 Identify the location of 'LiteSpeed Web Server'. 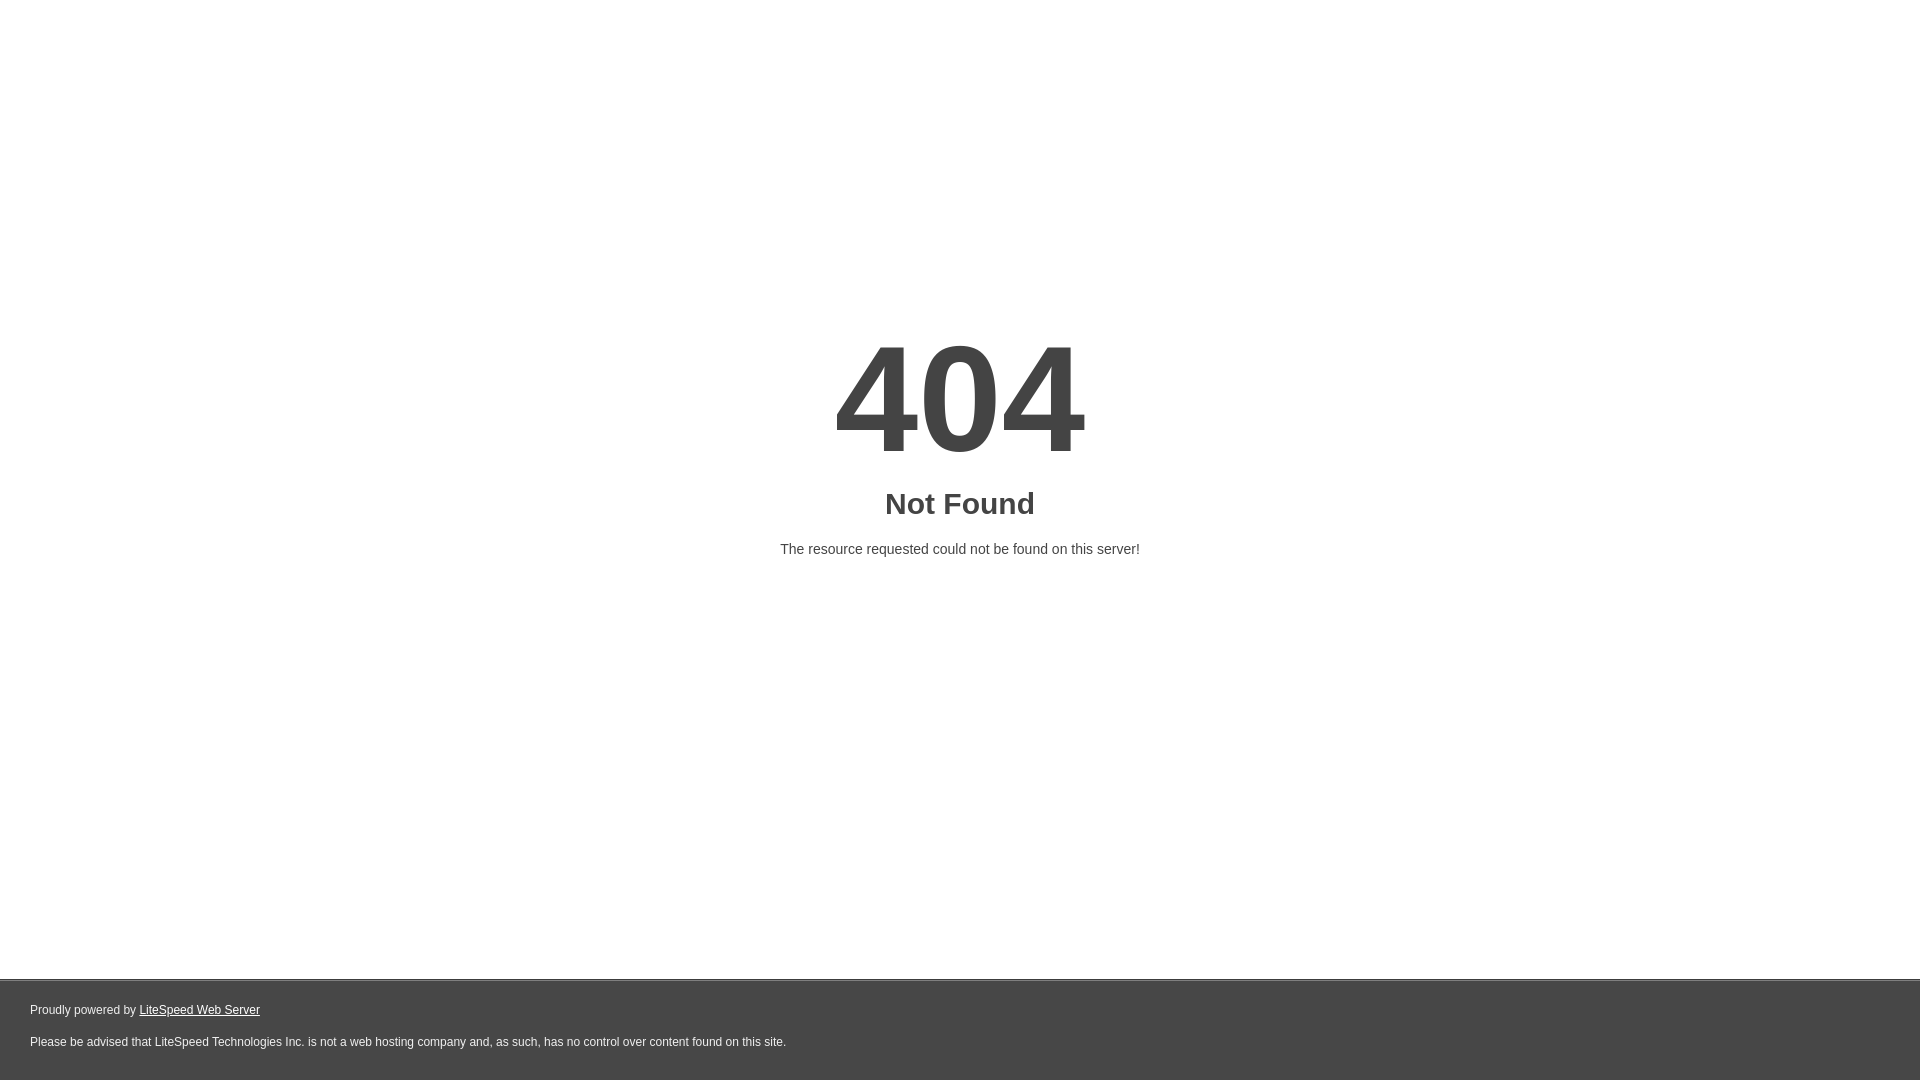
(199, 1010).